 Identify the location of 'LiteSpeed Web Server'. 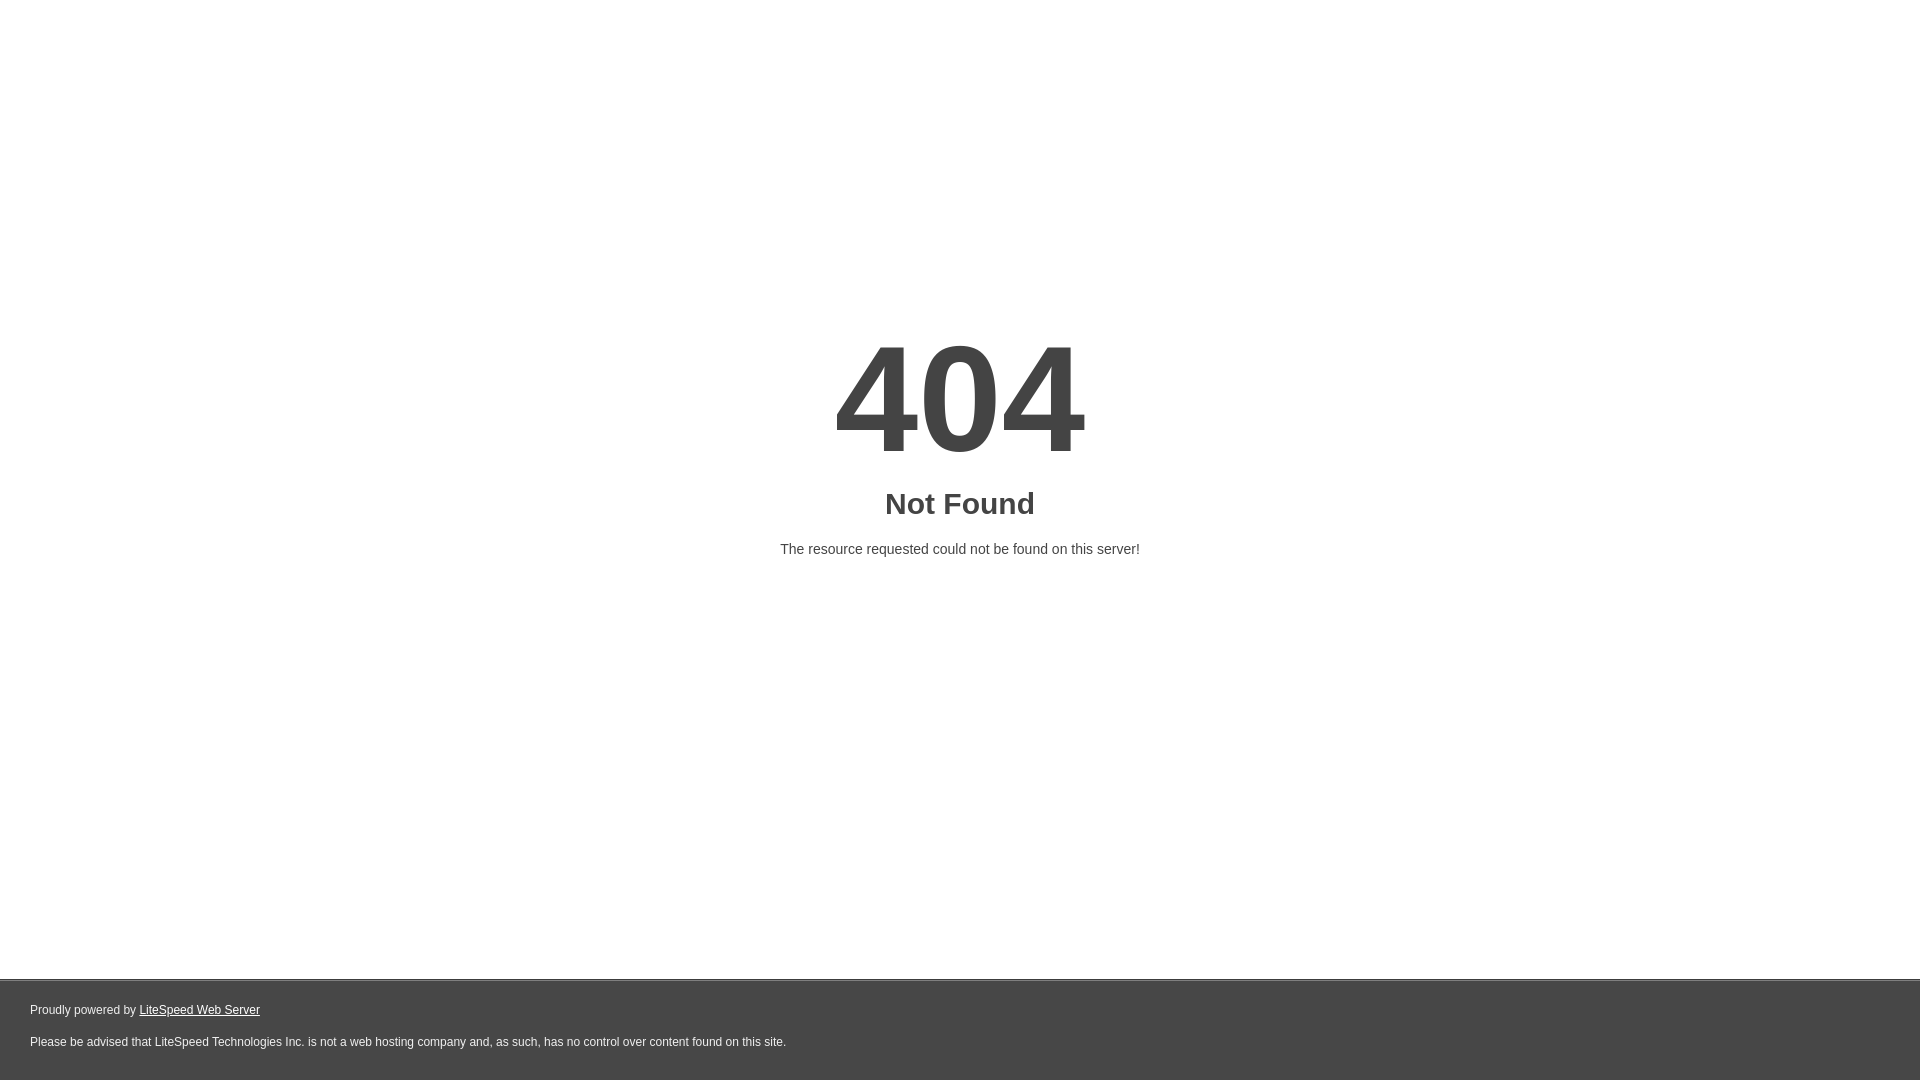
(199, 1010).